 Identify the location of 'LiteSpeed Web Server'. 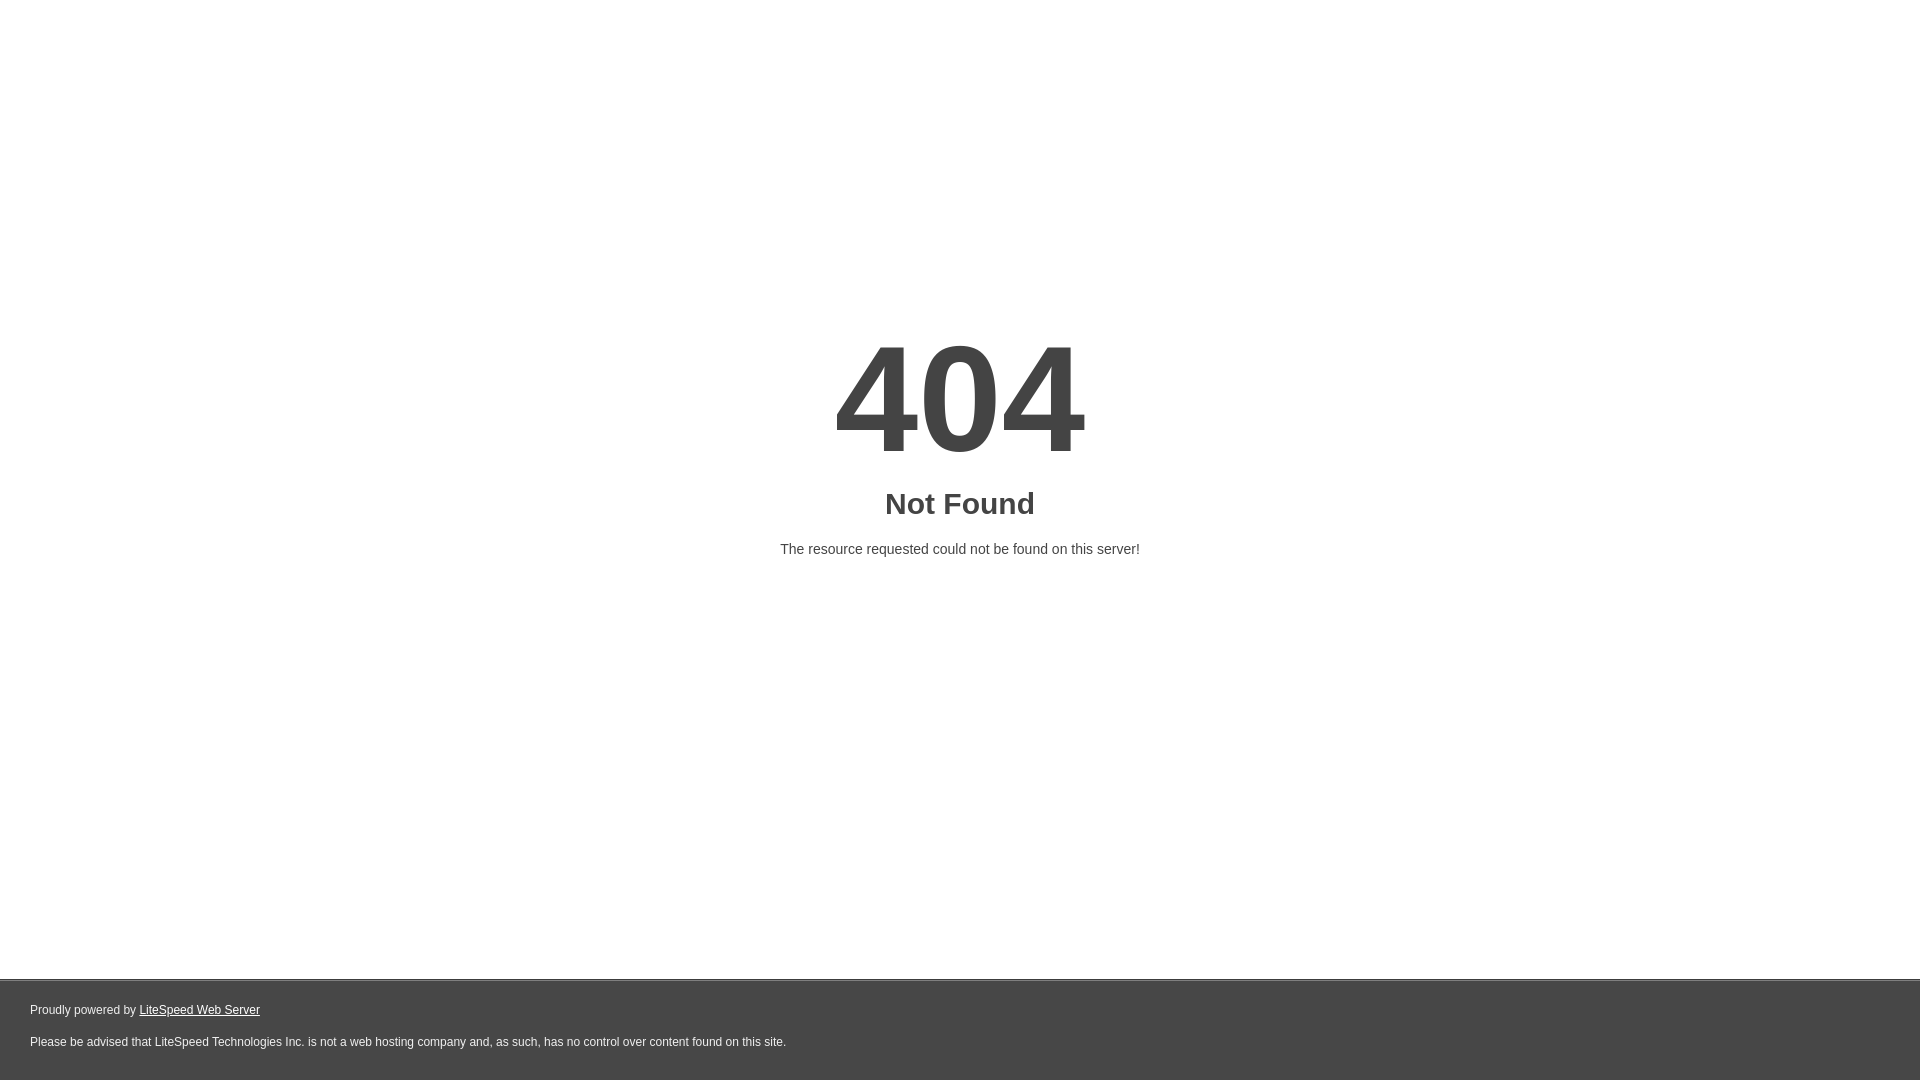
(199, 1010).